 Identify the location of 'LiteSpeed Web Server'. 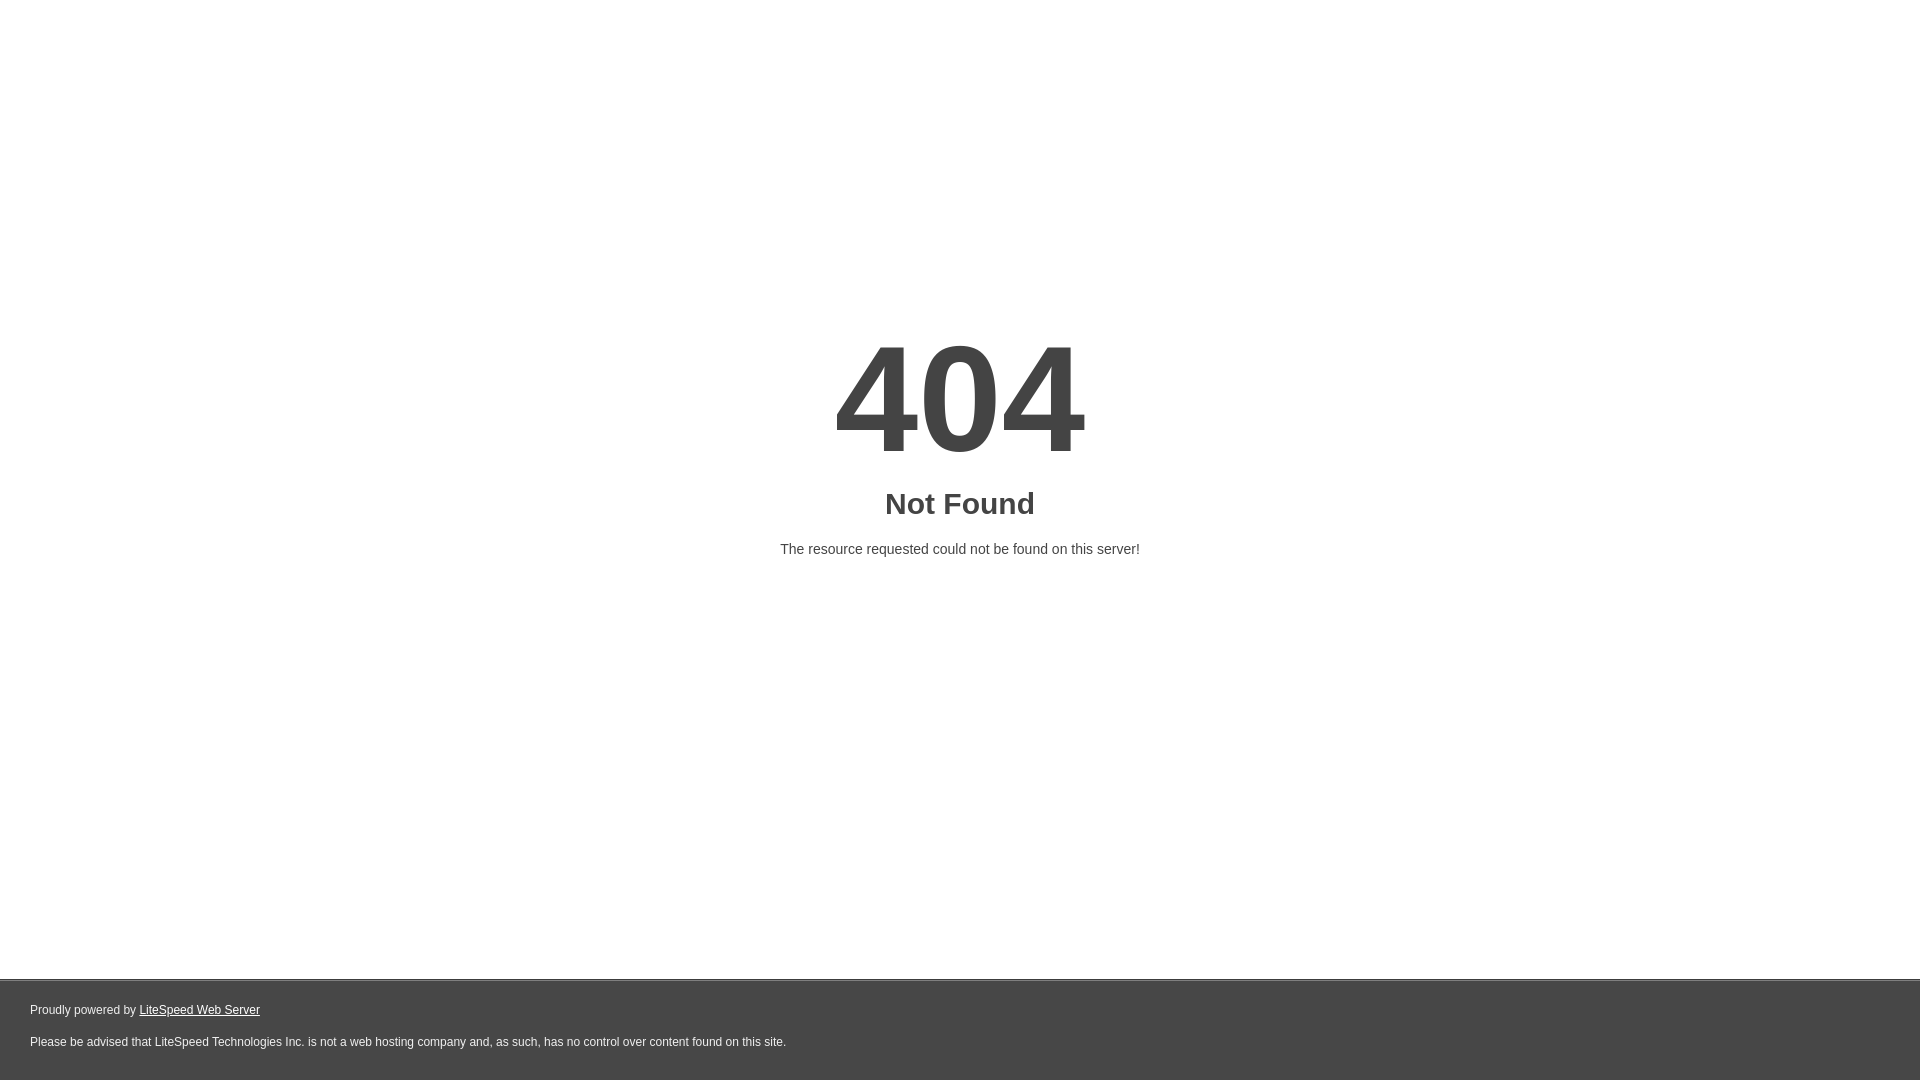
(199, 1010).